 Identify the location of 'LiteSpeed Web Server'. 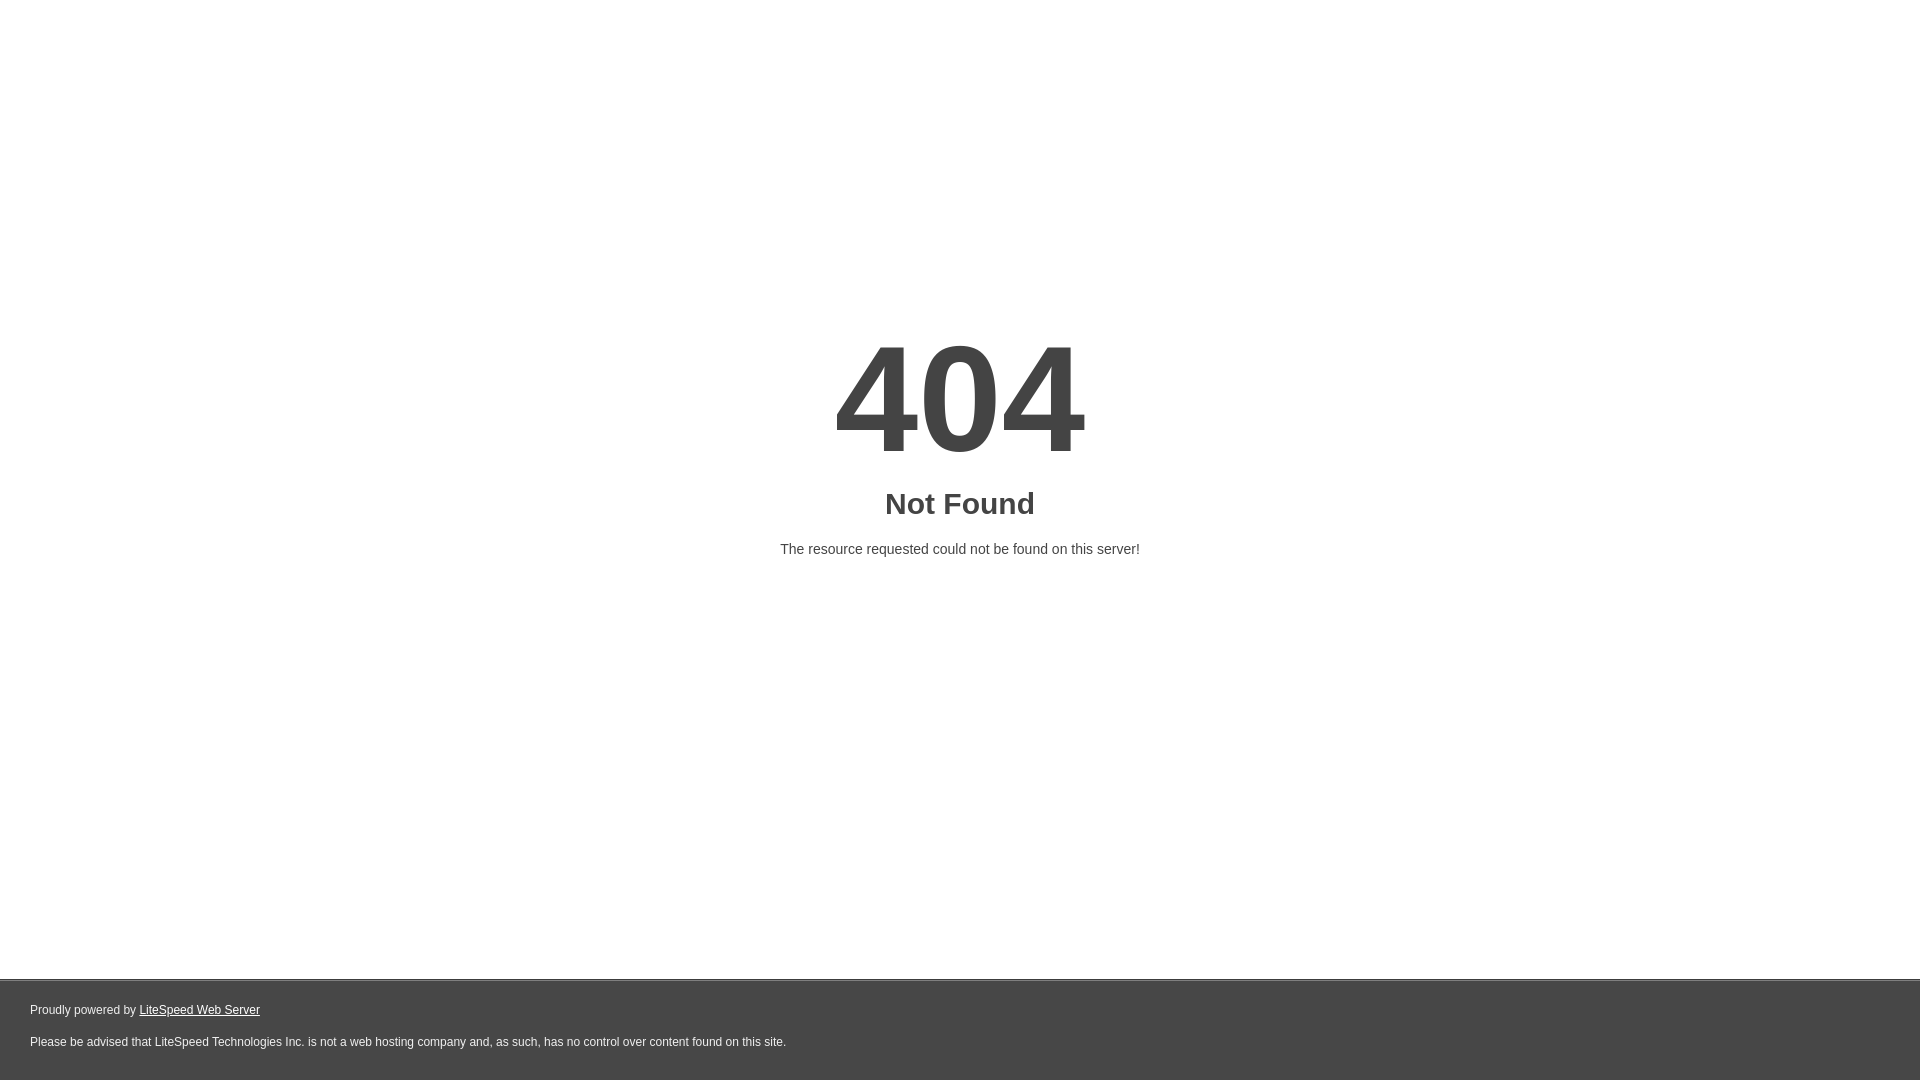
(199, 1010).